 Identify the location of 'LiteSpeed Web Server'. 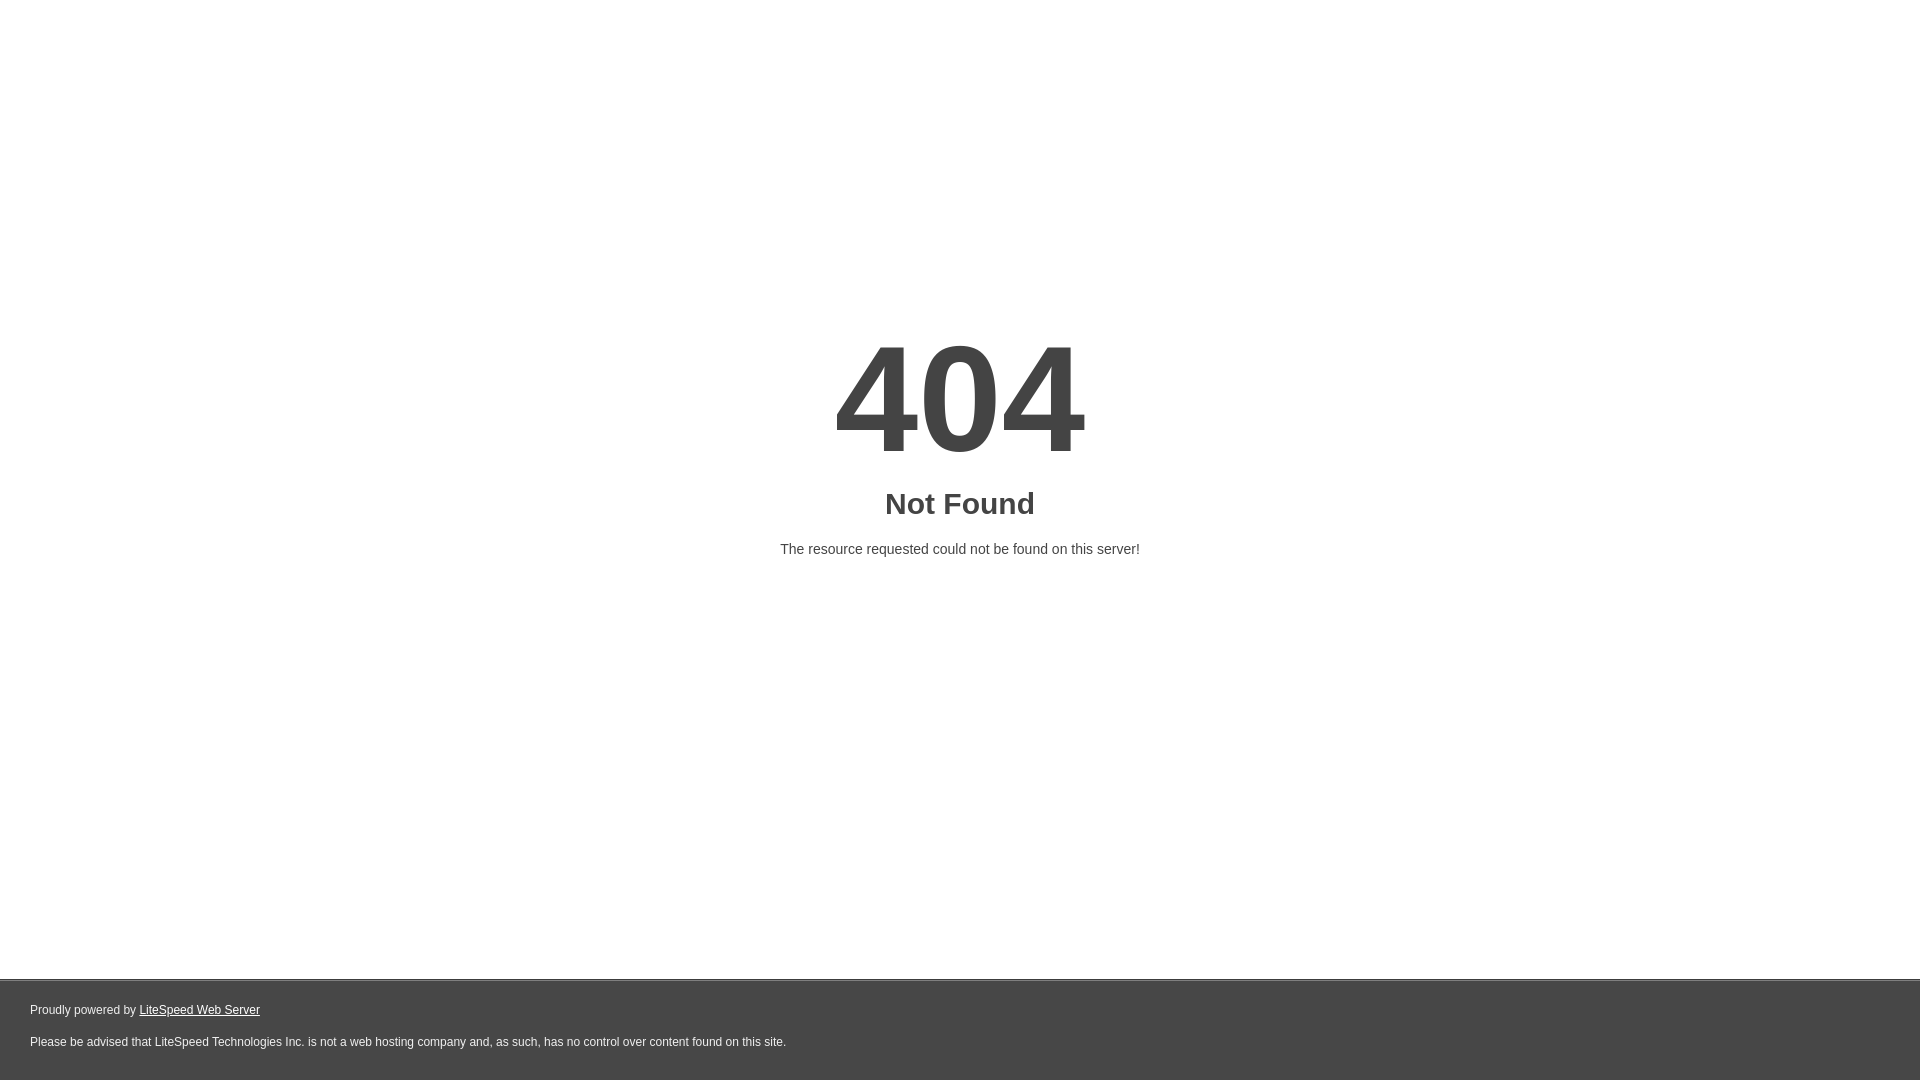
(199, 1010).